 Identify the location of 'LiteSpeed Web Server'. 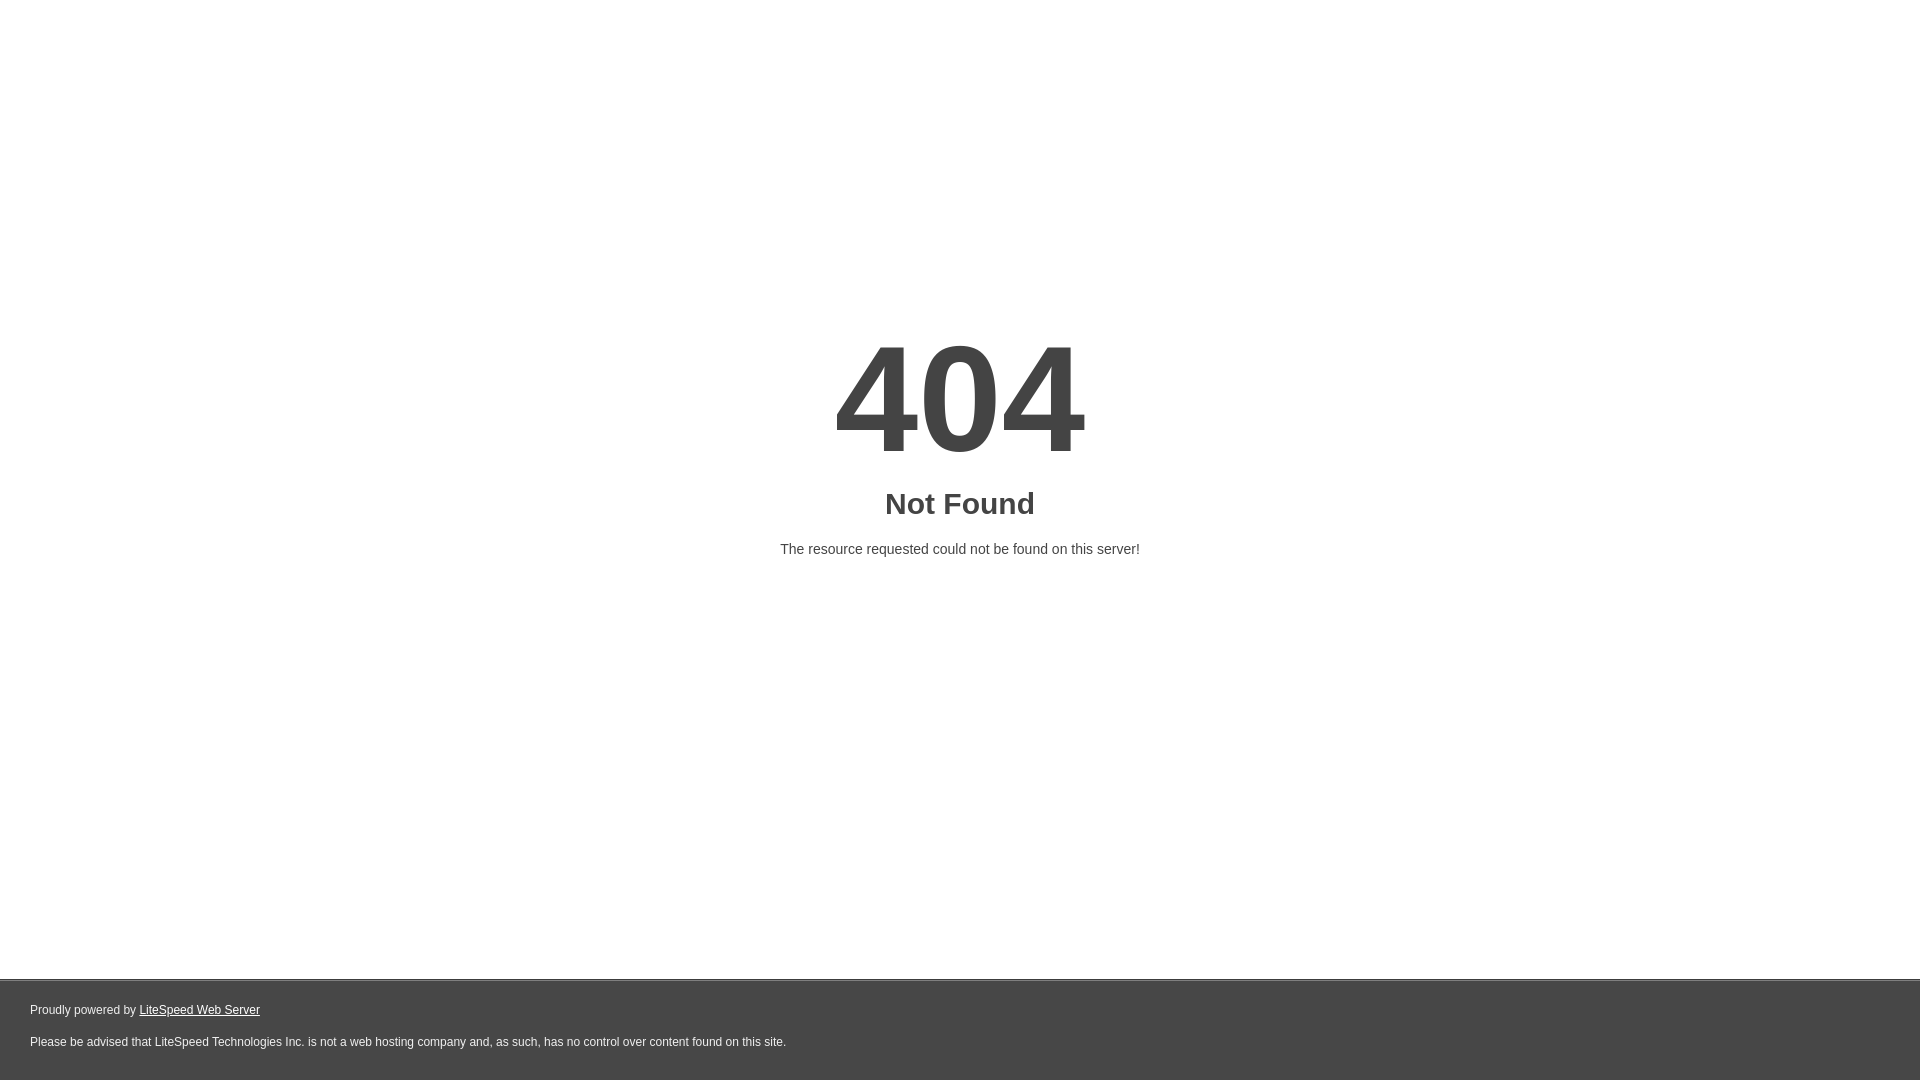
(199, 1010).